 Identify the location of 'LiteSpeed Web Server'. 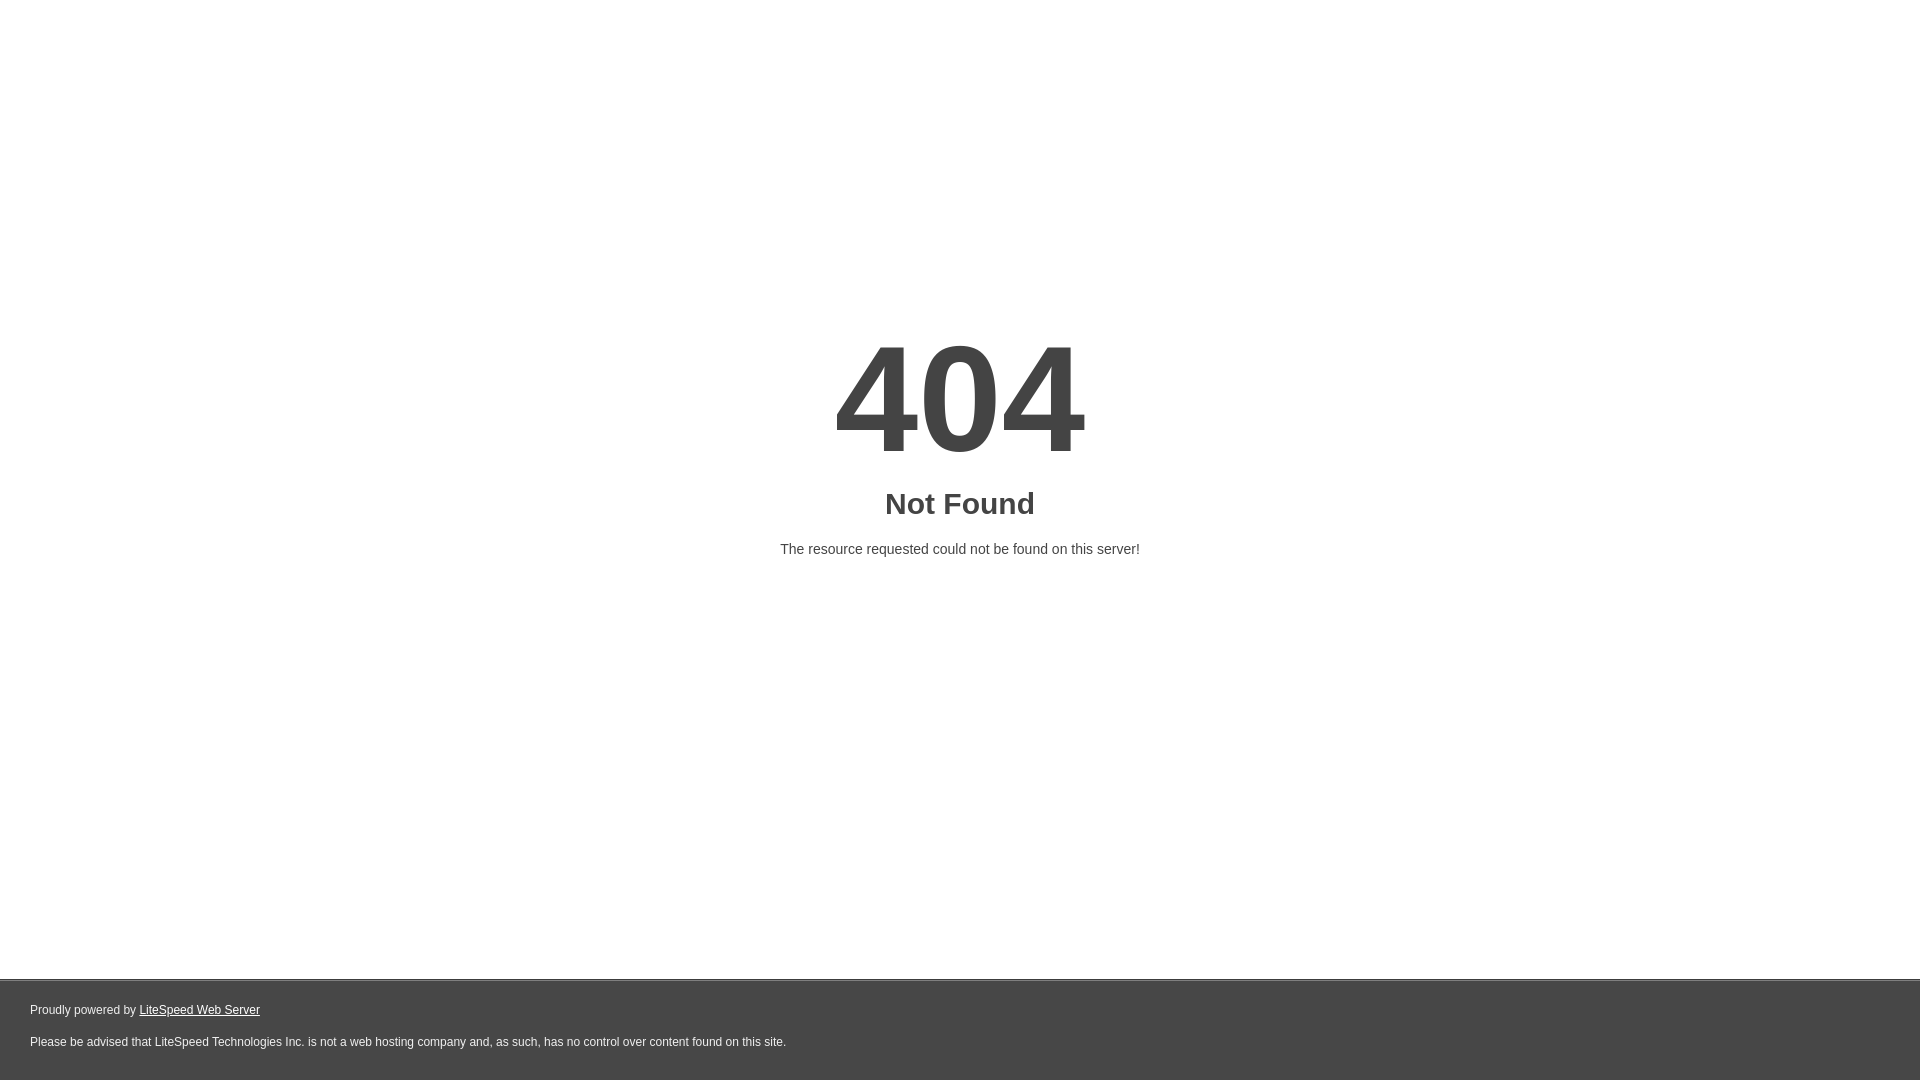
(199, 1010).